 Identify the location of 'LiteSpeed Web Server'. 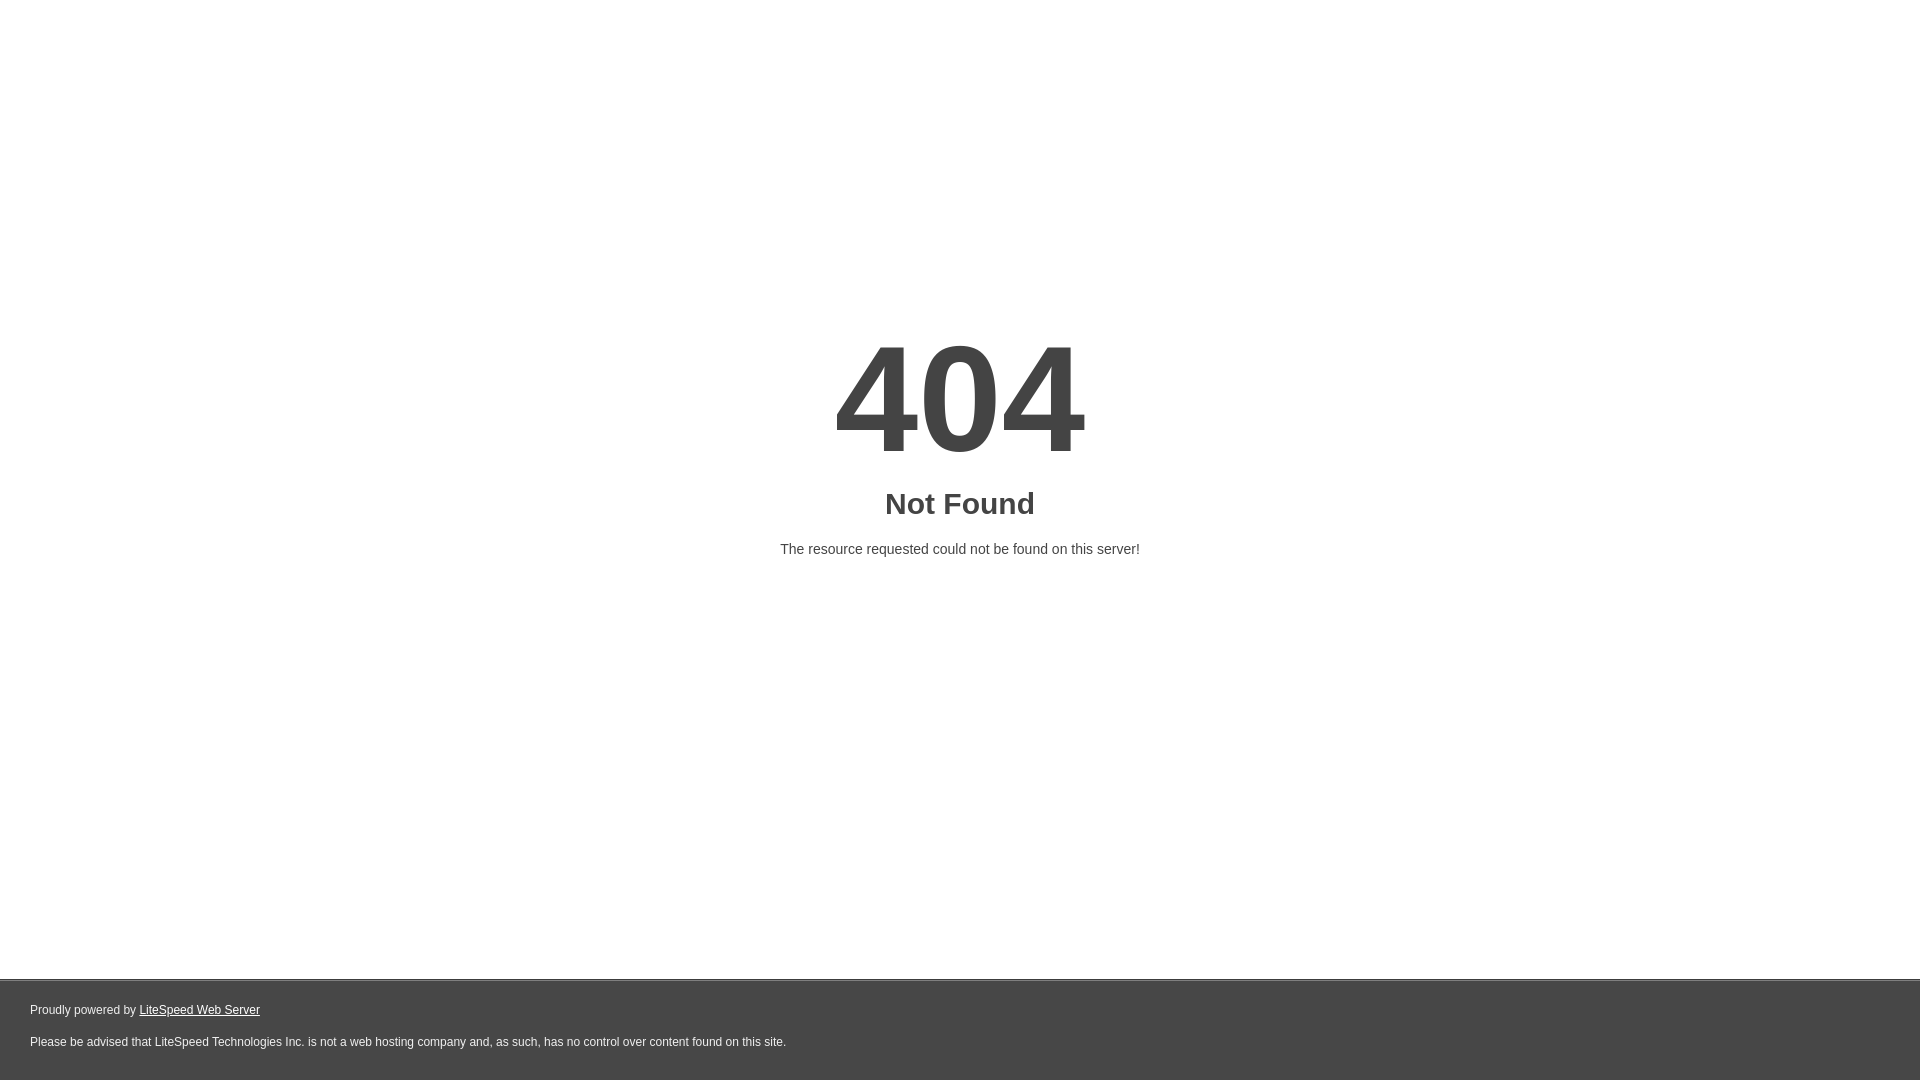
(199, 1010).